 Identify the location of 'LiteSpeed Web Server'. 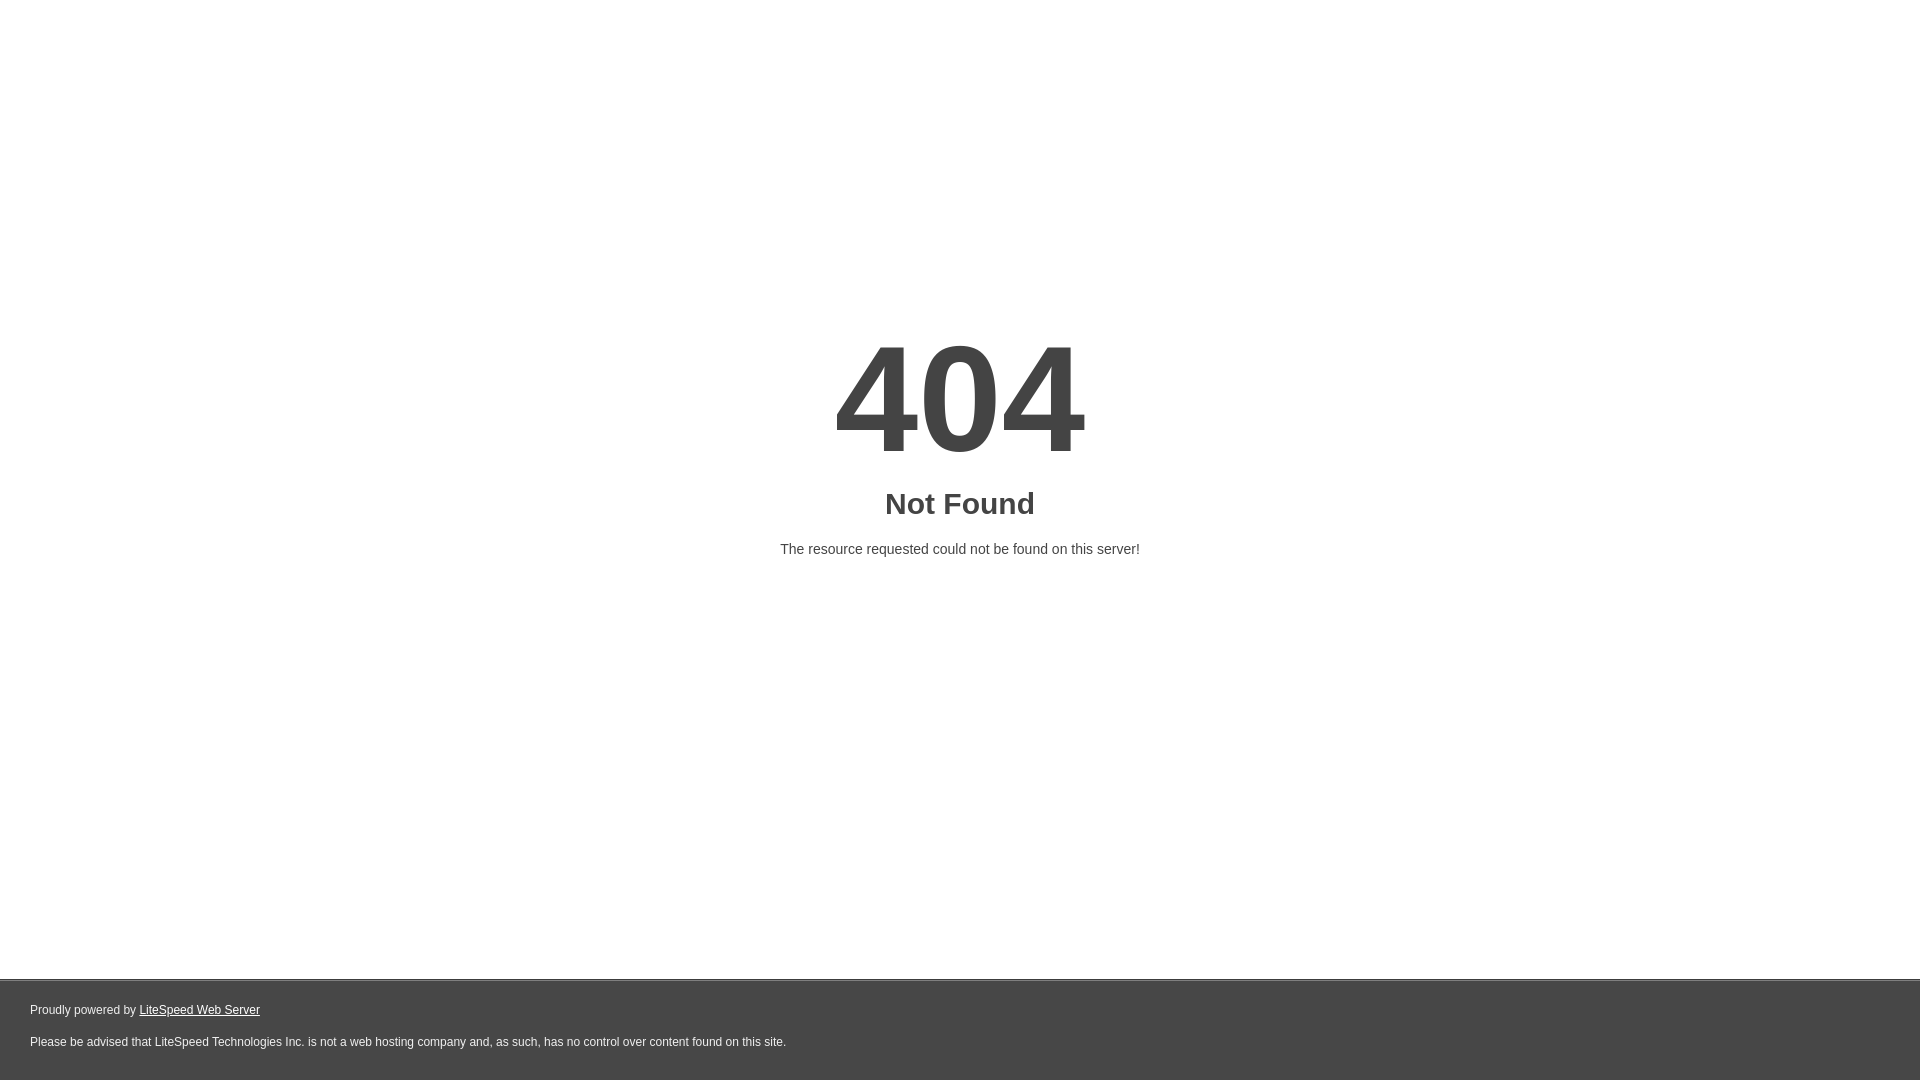
(199, 1010).